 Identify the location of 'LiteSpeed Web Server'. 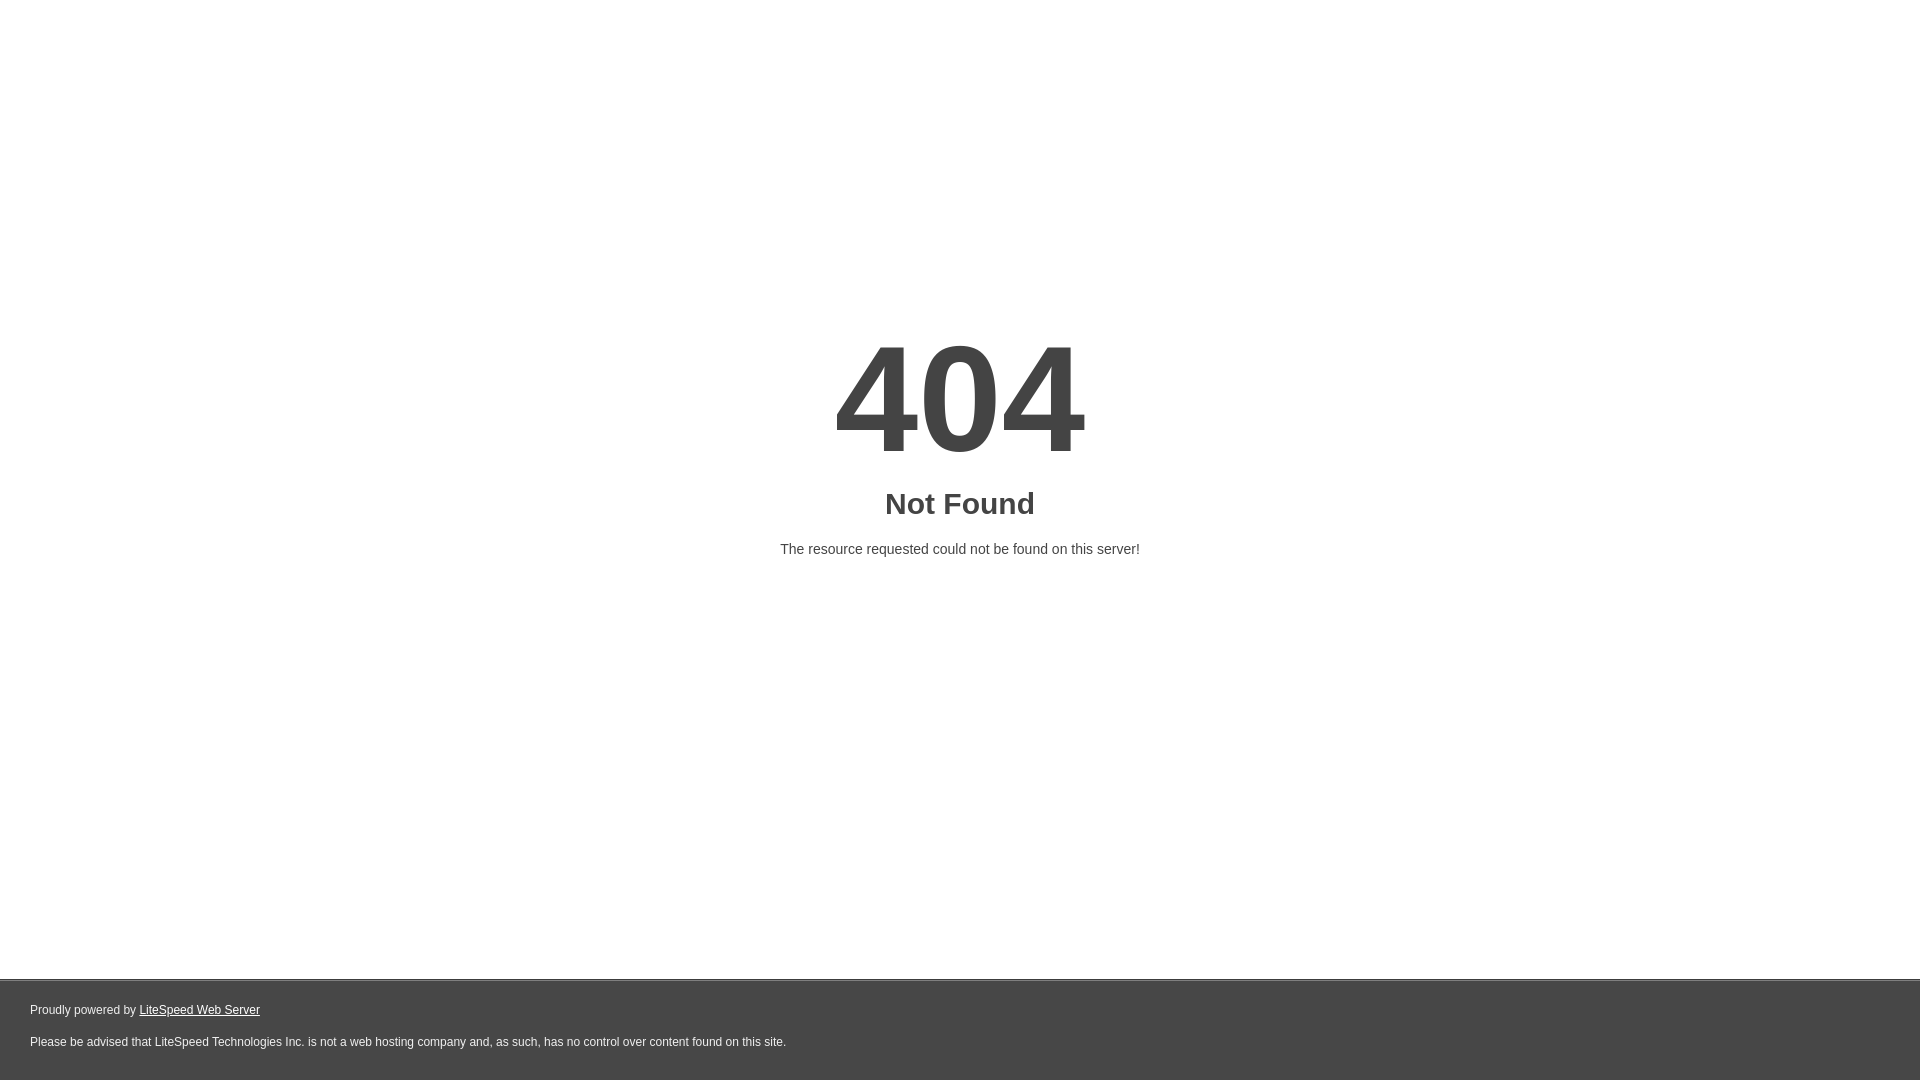
(199, 1010).